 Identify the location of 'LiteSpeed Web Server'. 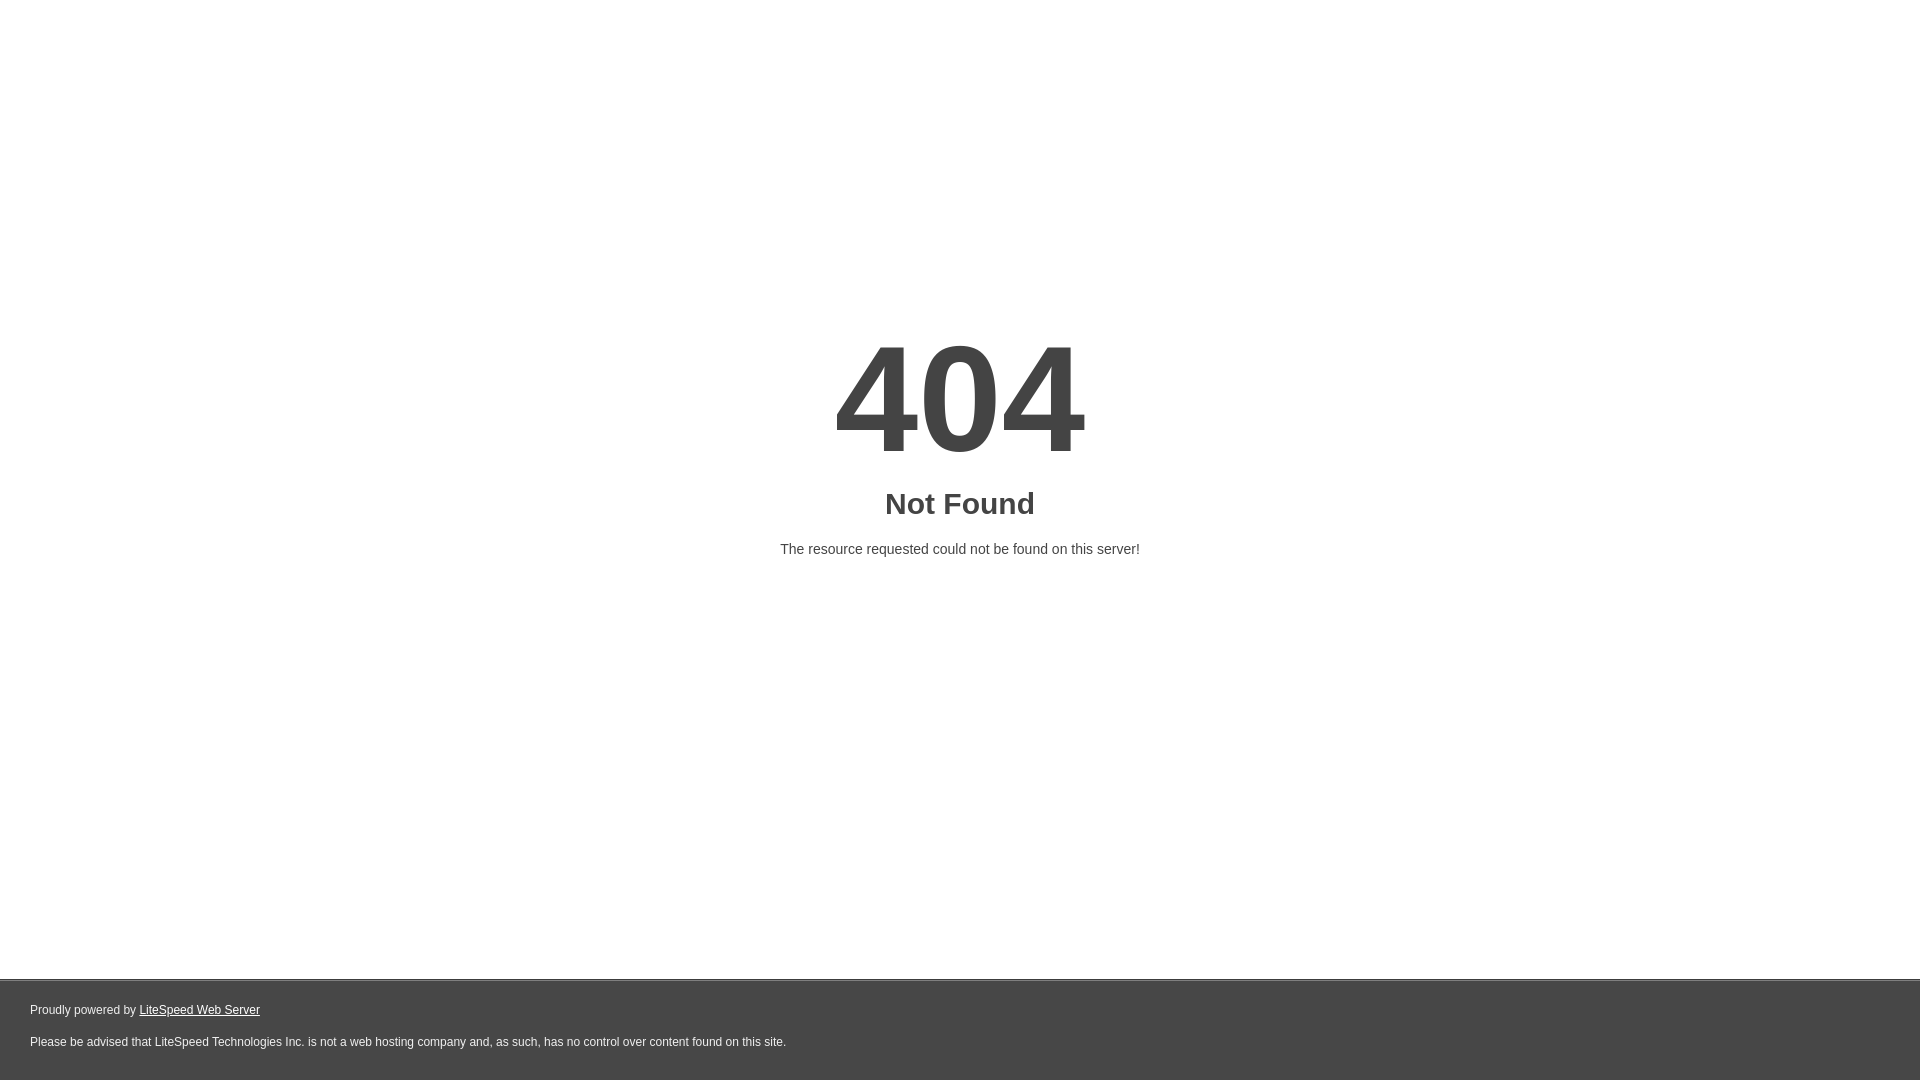
(199, 1010).